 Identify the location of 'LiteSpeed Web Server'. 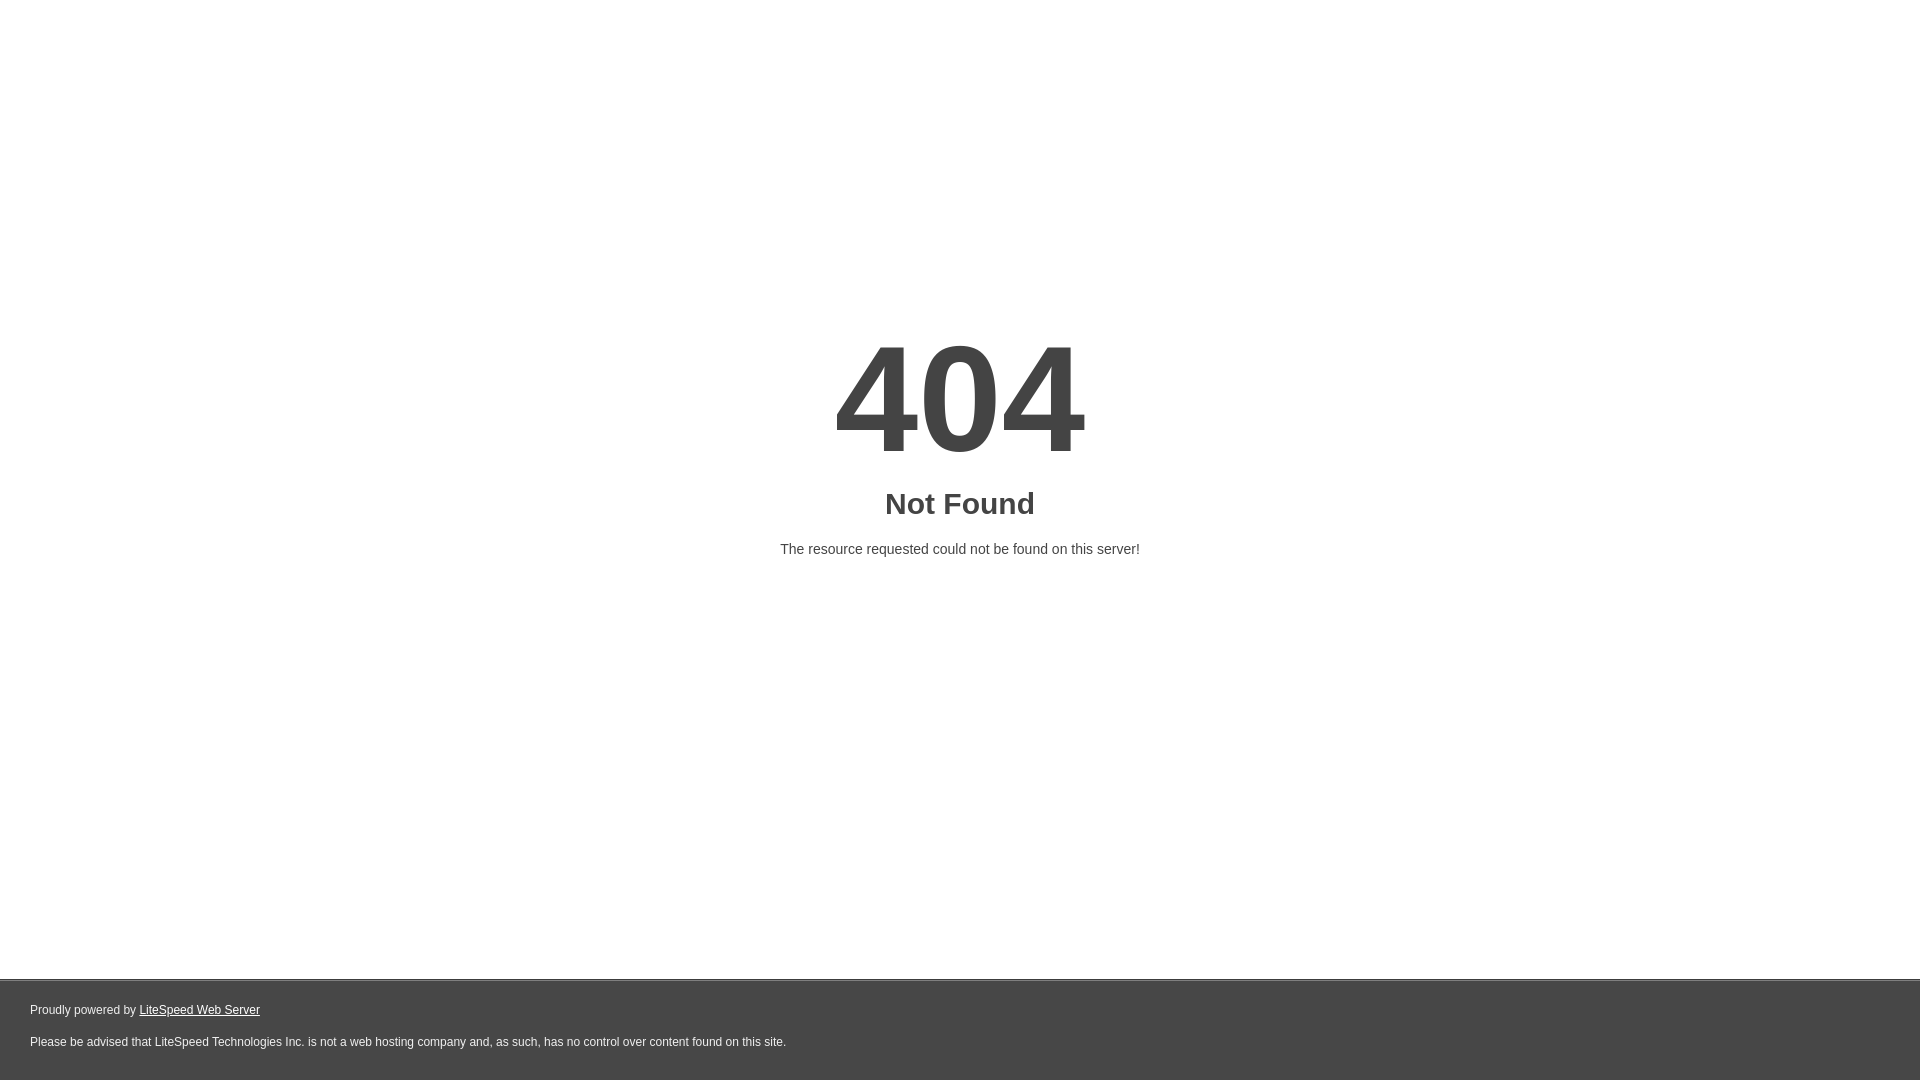
(199, 1010).